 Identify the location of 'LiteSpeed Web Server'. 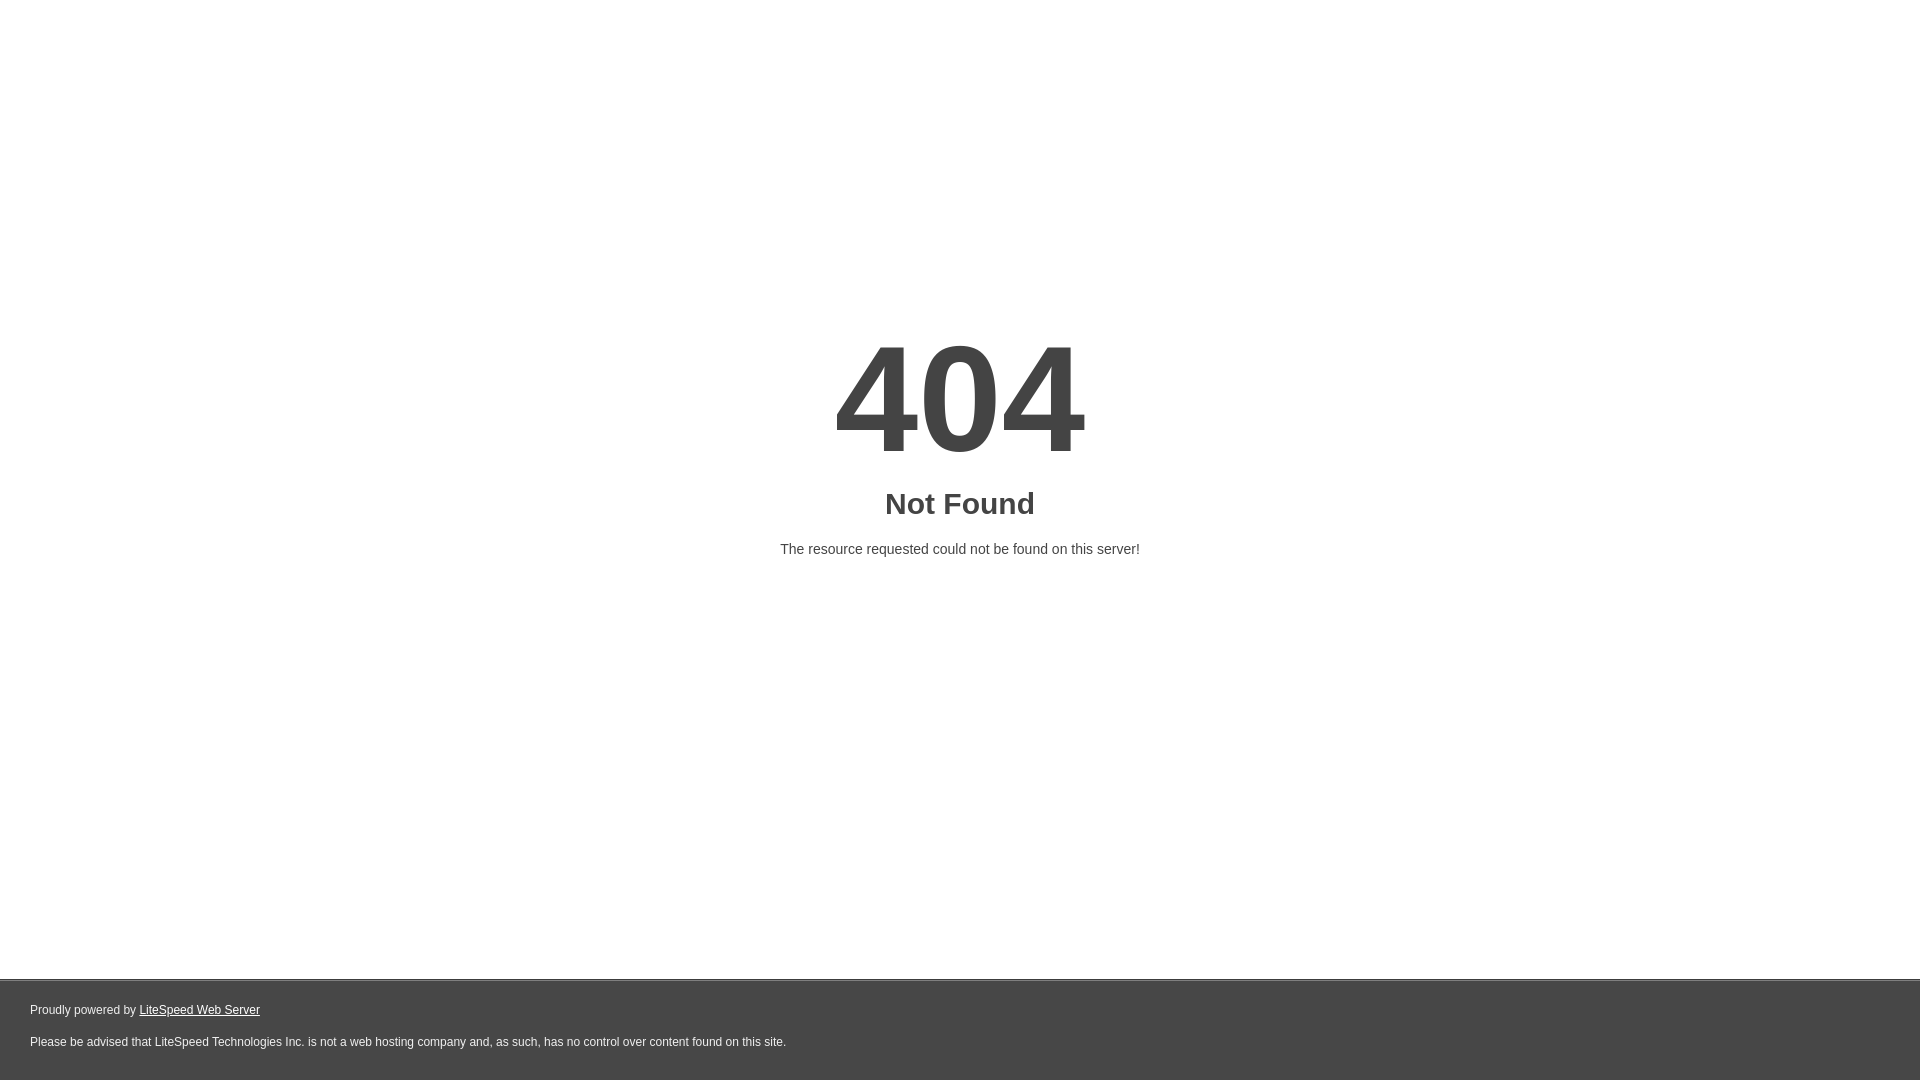
(199, 1010).